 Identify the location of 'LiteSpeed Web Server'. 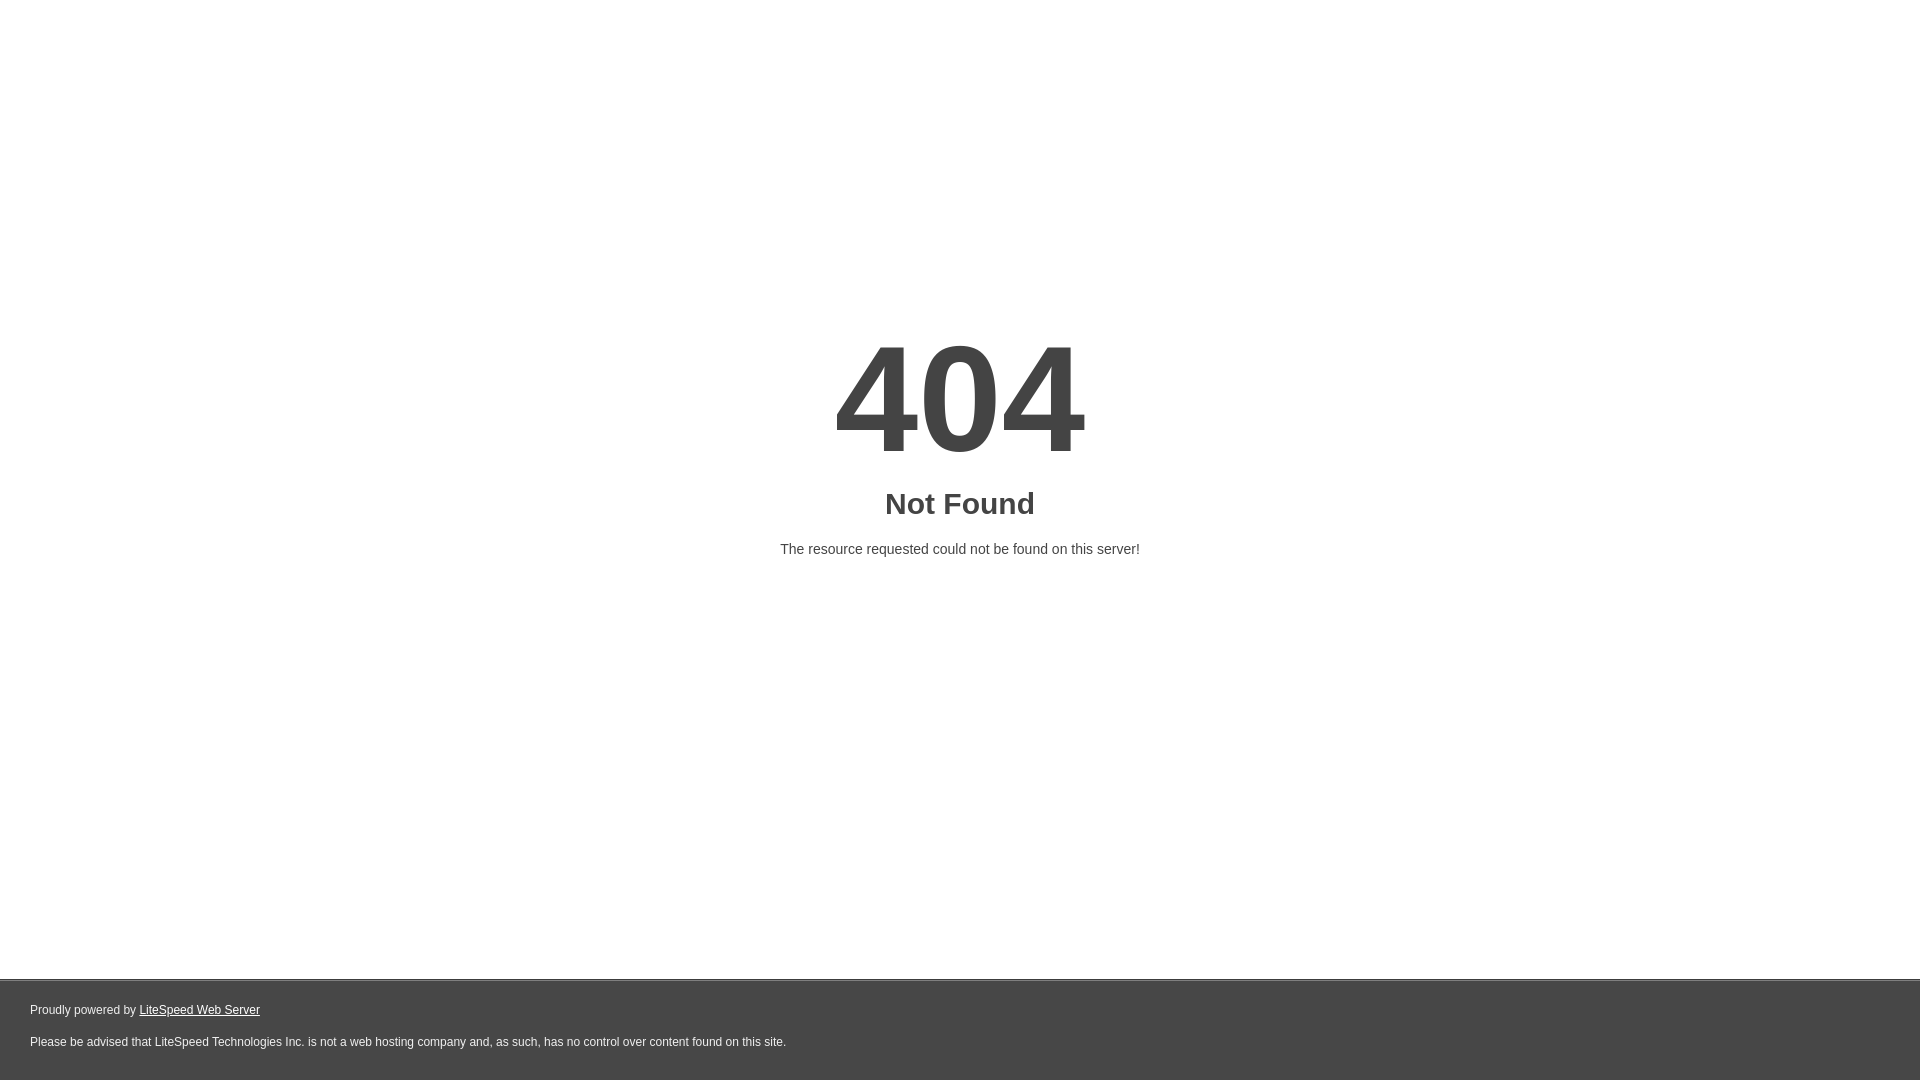
(199, 1010).